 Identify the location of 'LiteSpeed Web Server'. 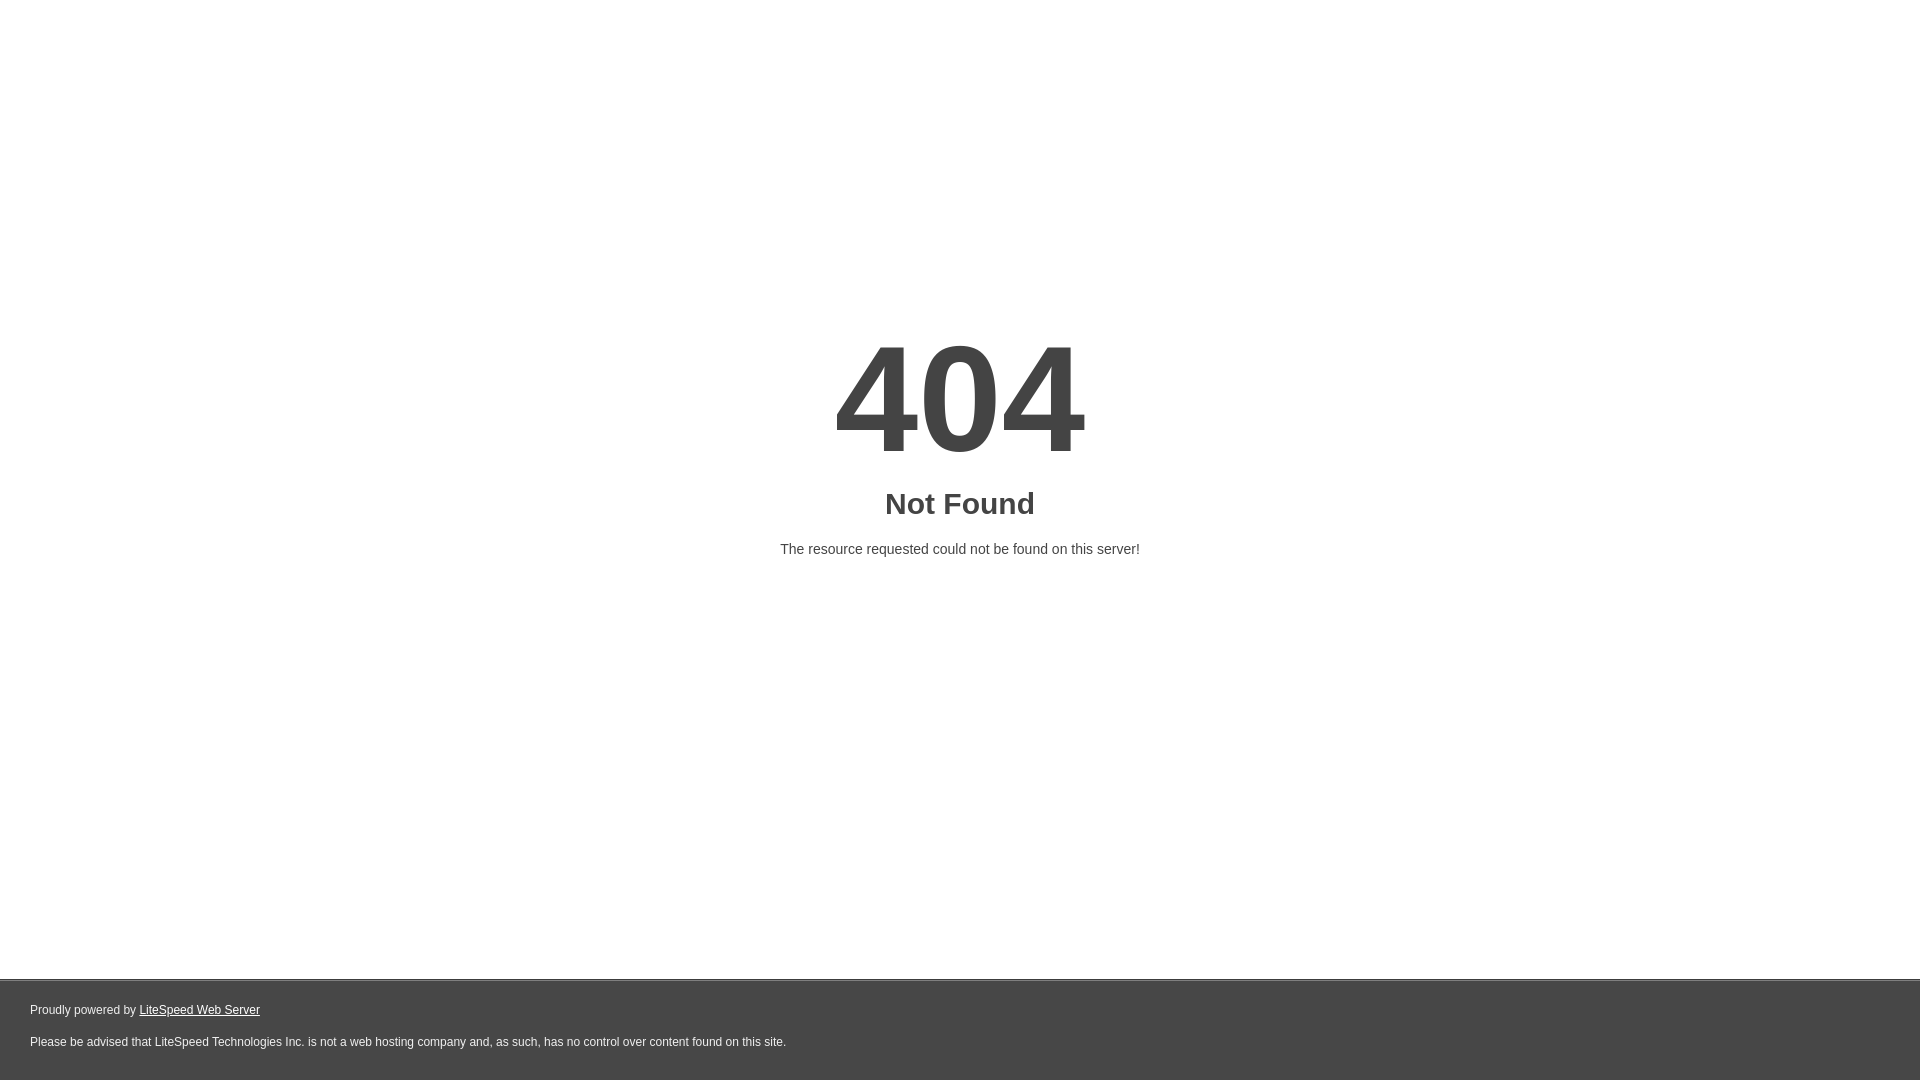
(199, 1010).